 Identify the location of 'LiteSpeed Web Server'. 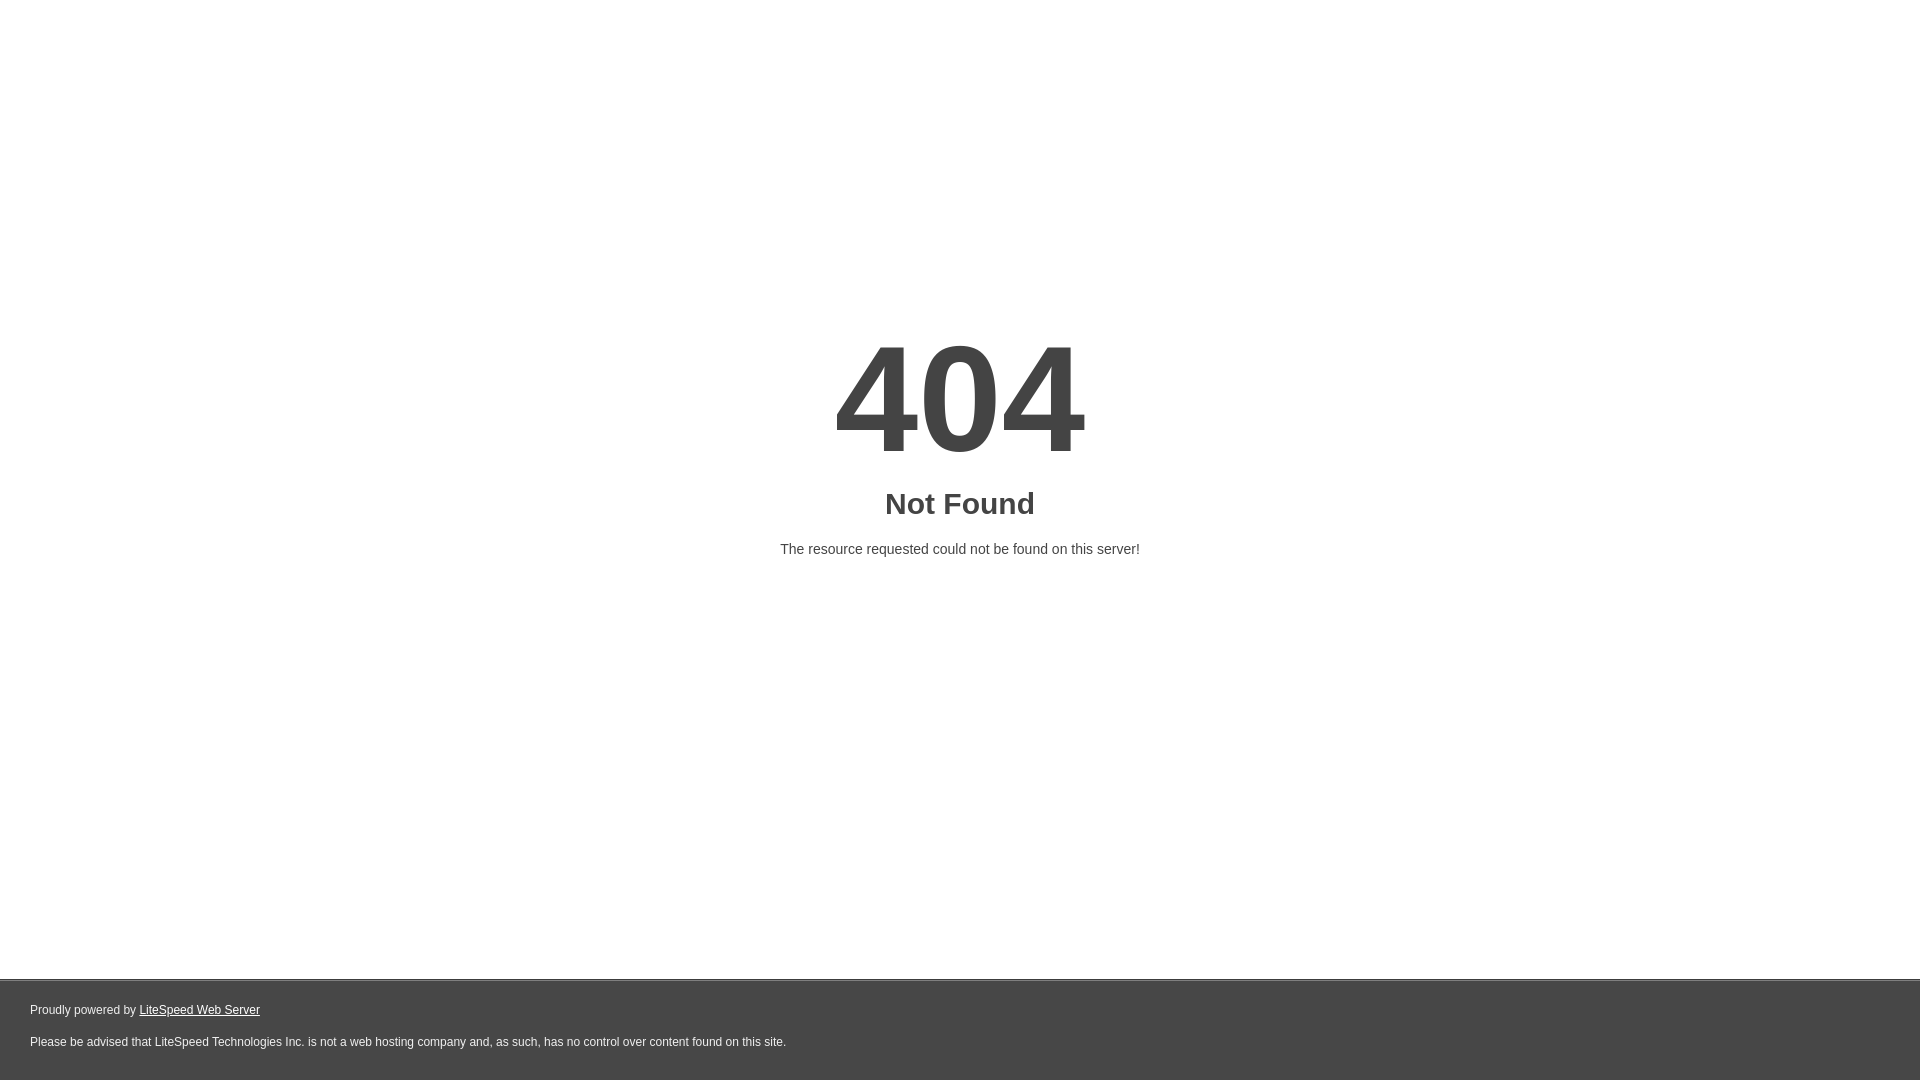
(199, 1010).